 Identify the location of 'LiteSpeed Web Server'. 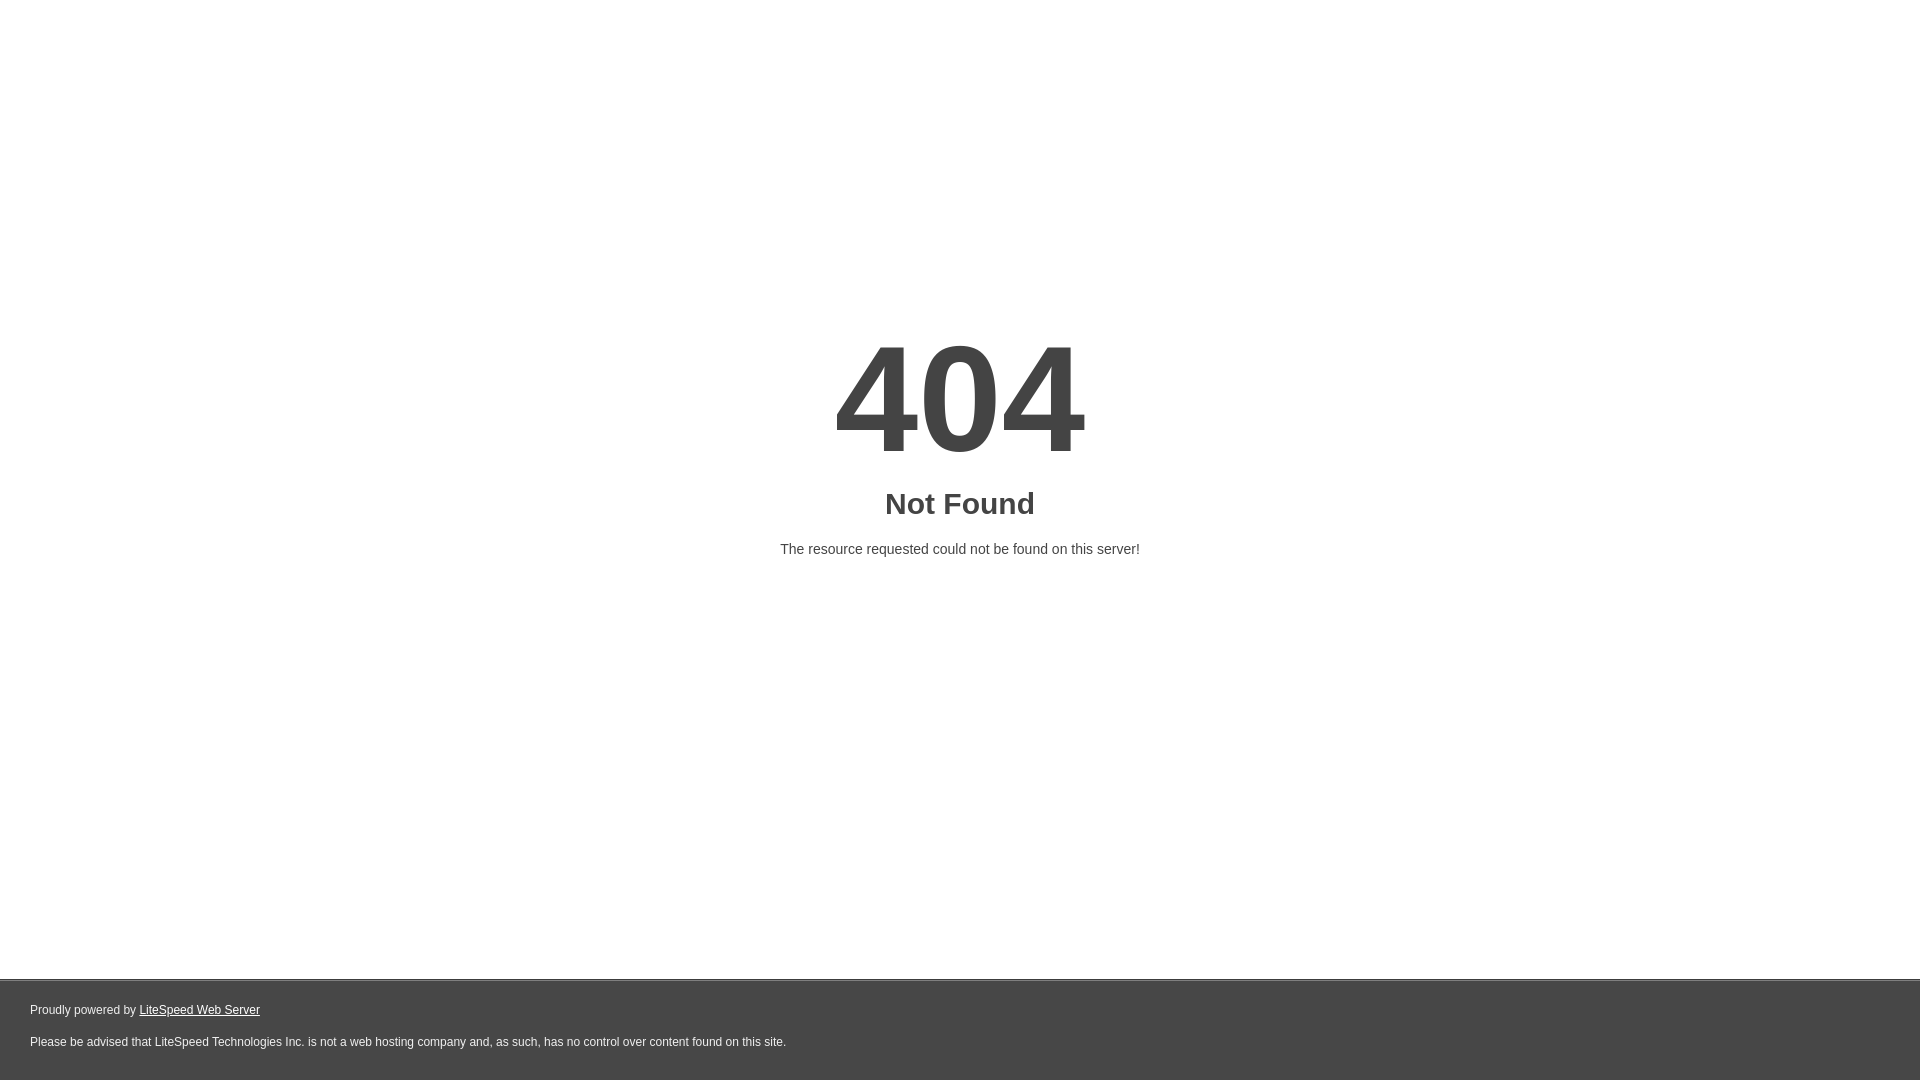
(199, 1010).